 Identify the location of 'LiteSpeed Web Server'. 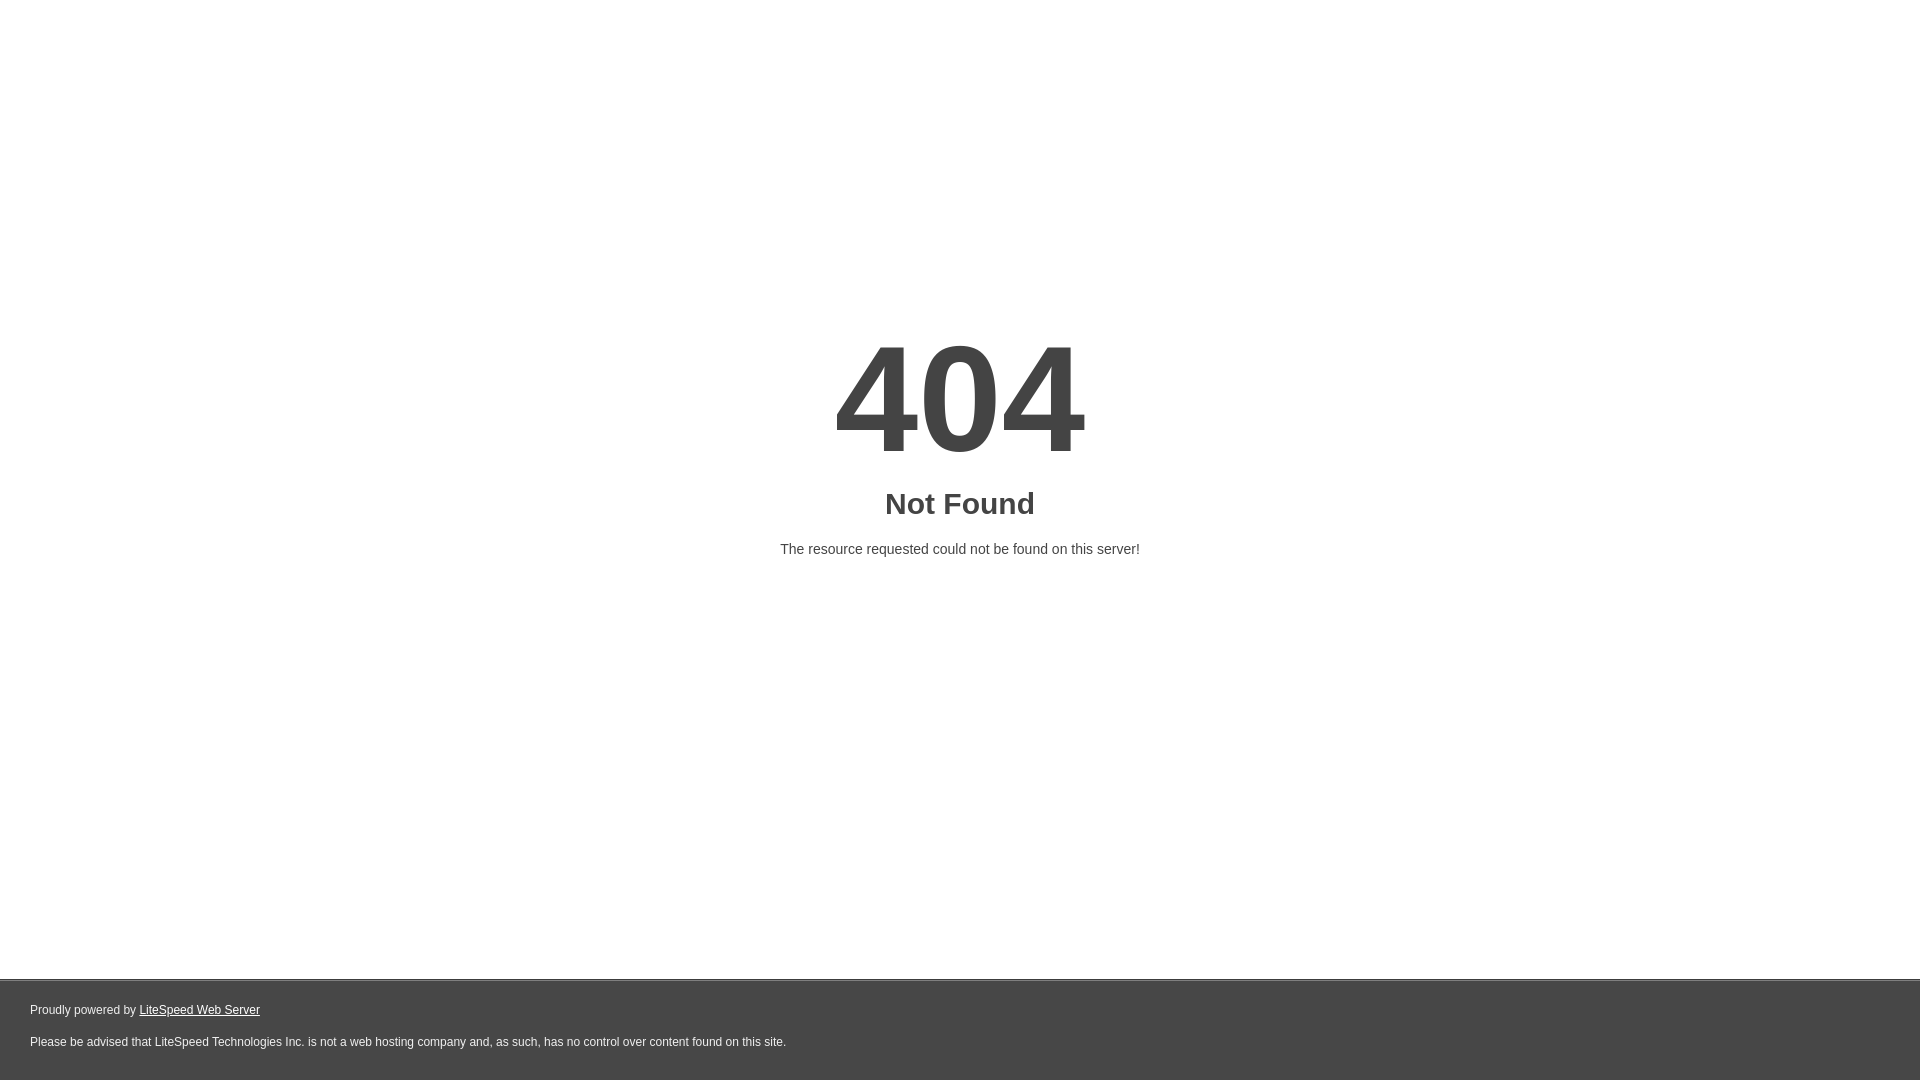
(199, 1010).